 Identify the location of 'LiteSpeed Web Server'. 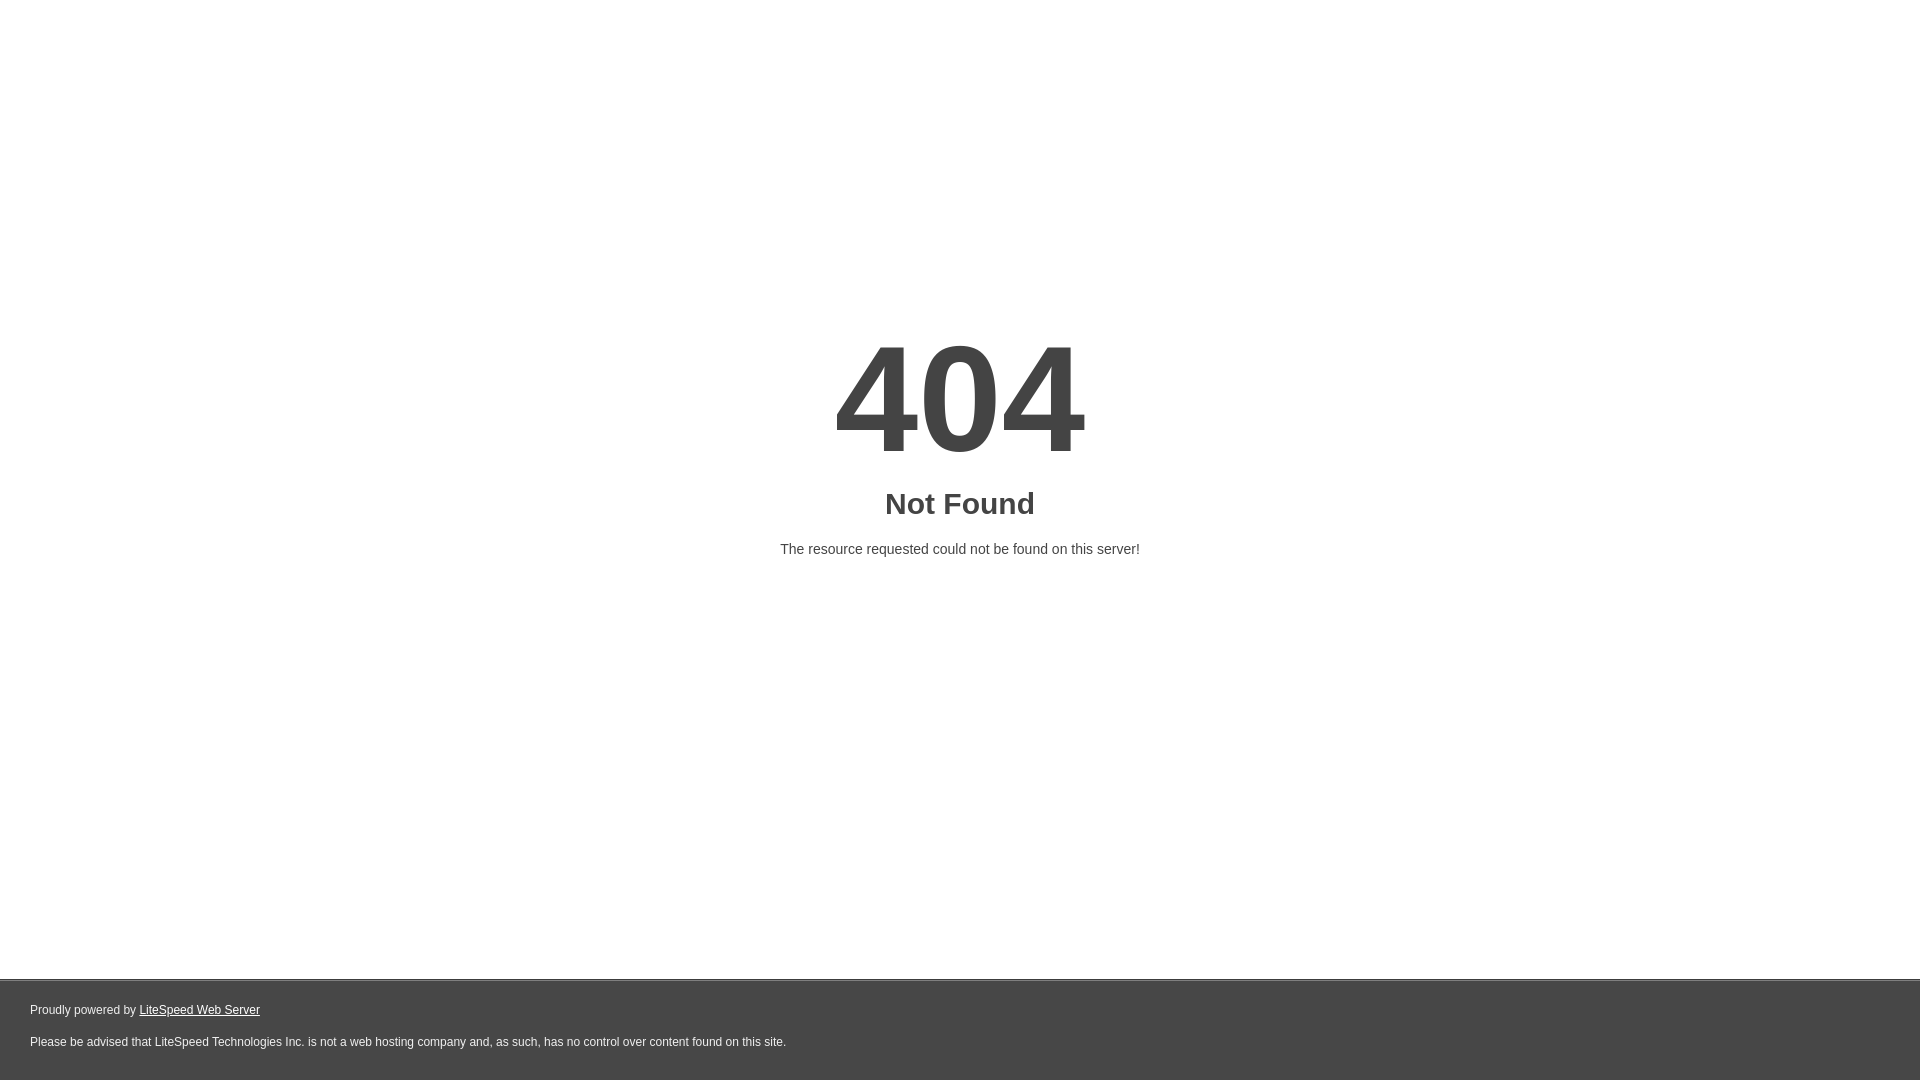
(199, 1010).